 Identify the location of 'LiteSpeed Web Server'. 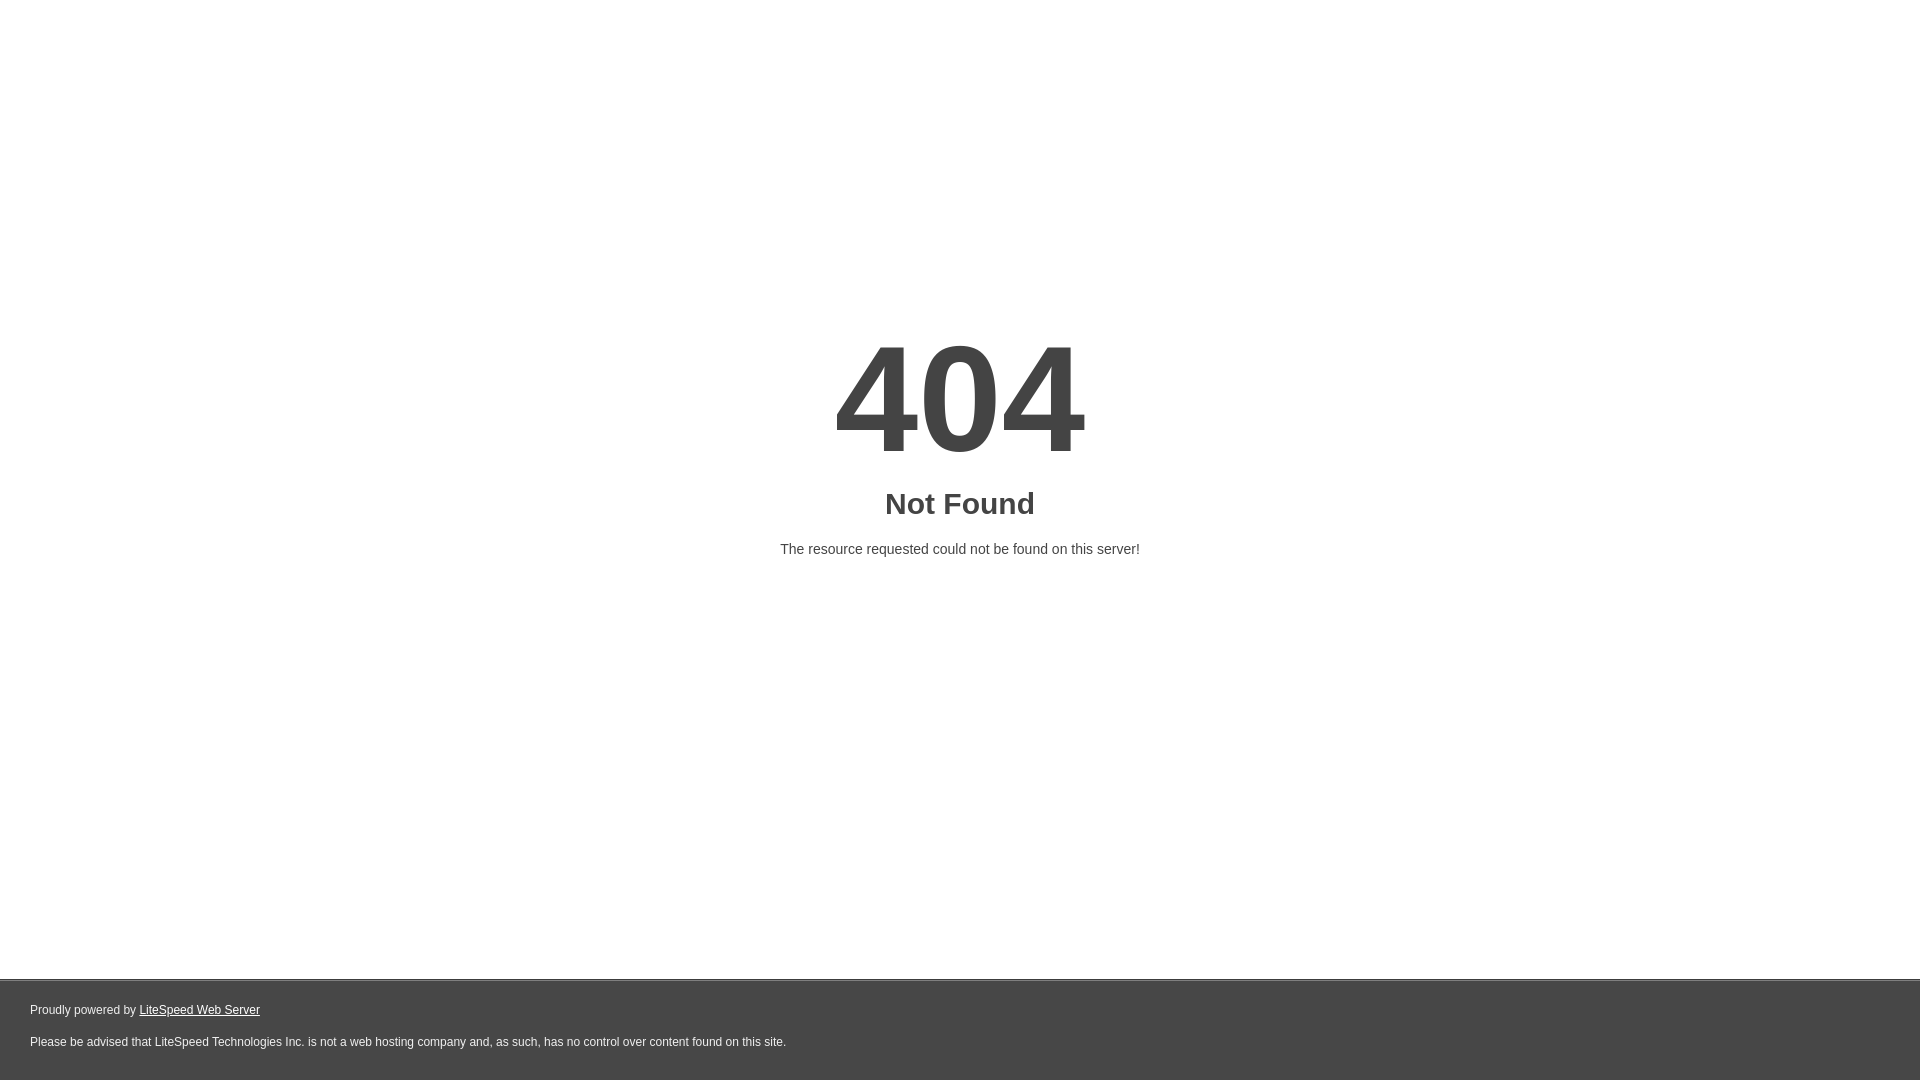
(199, 1010).